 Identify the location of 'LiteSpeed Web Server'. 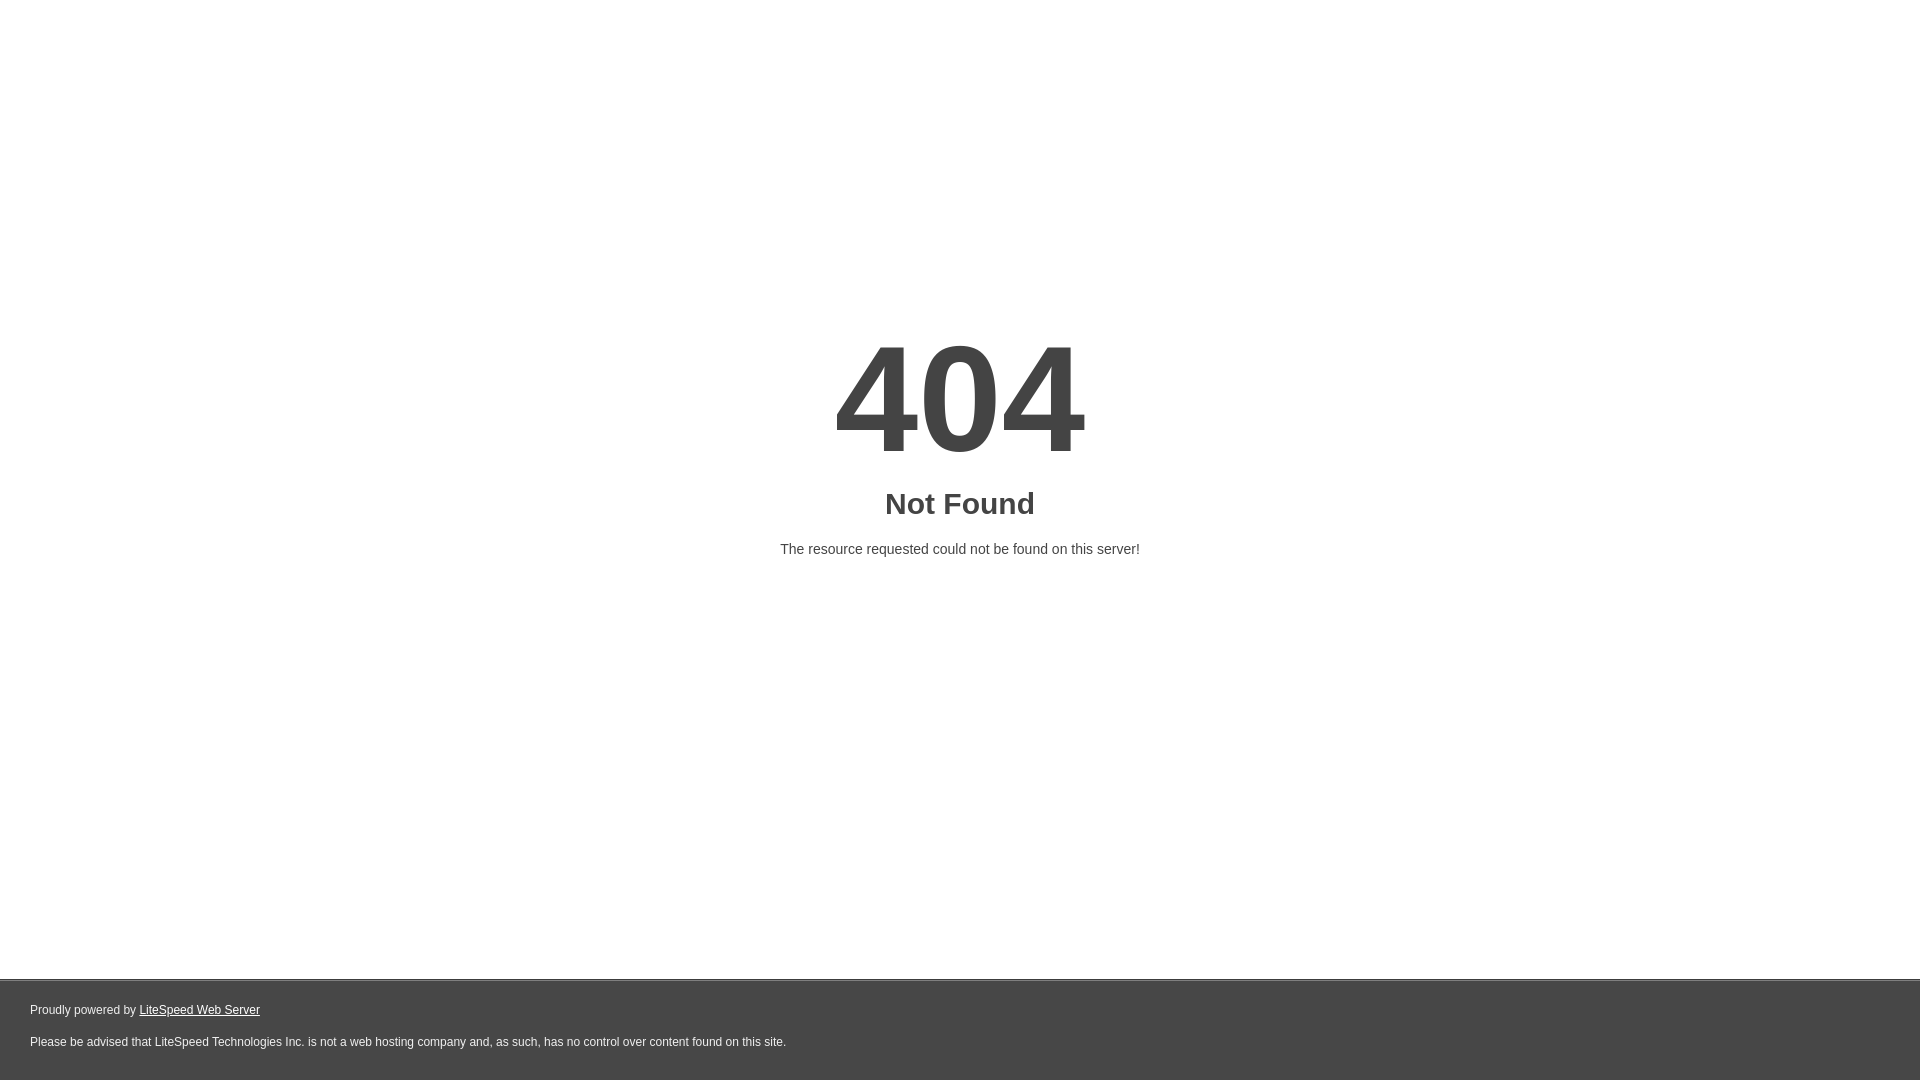
(199, 1010).